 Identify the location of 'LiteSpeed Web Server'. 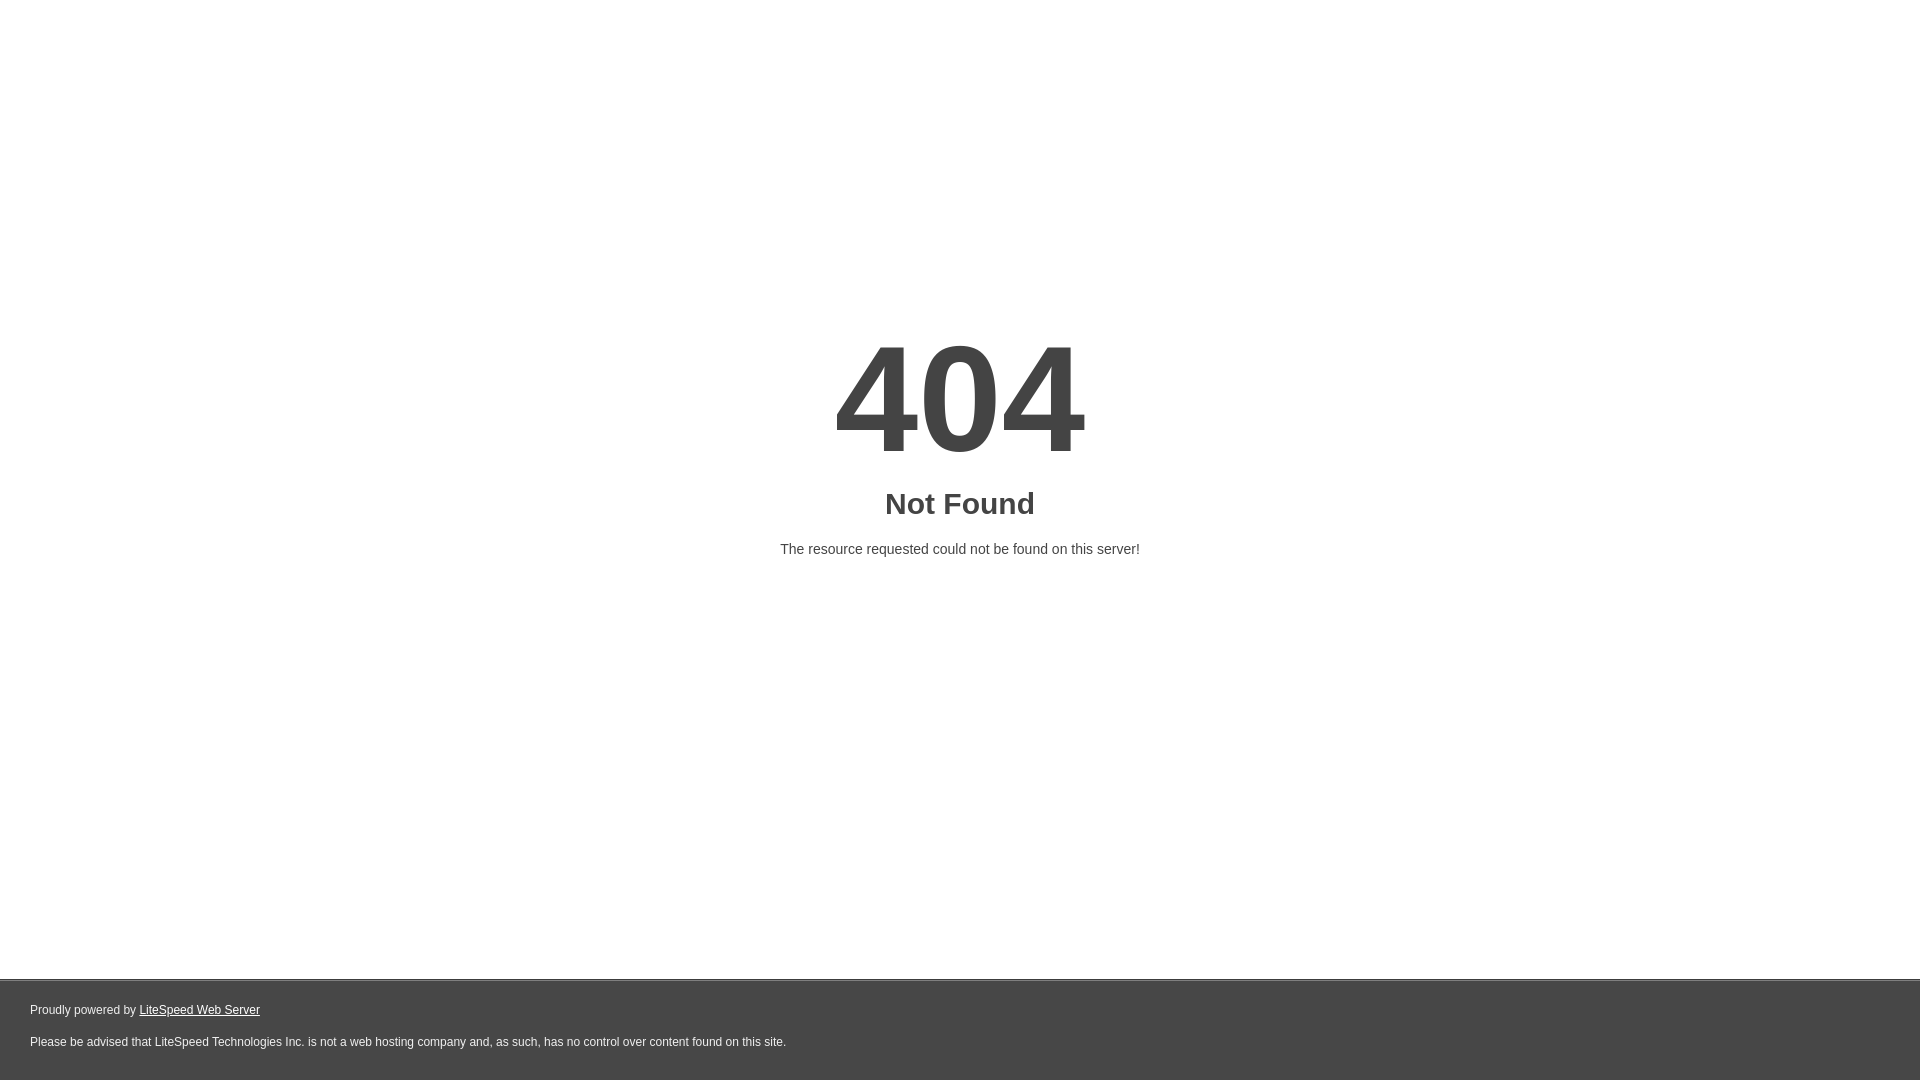
(199, 1010).